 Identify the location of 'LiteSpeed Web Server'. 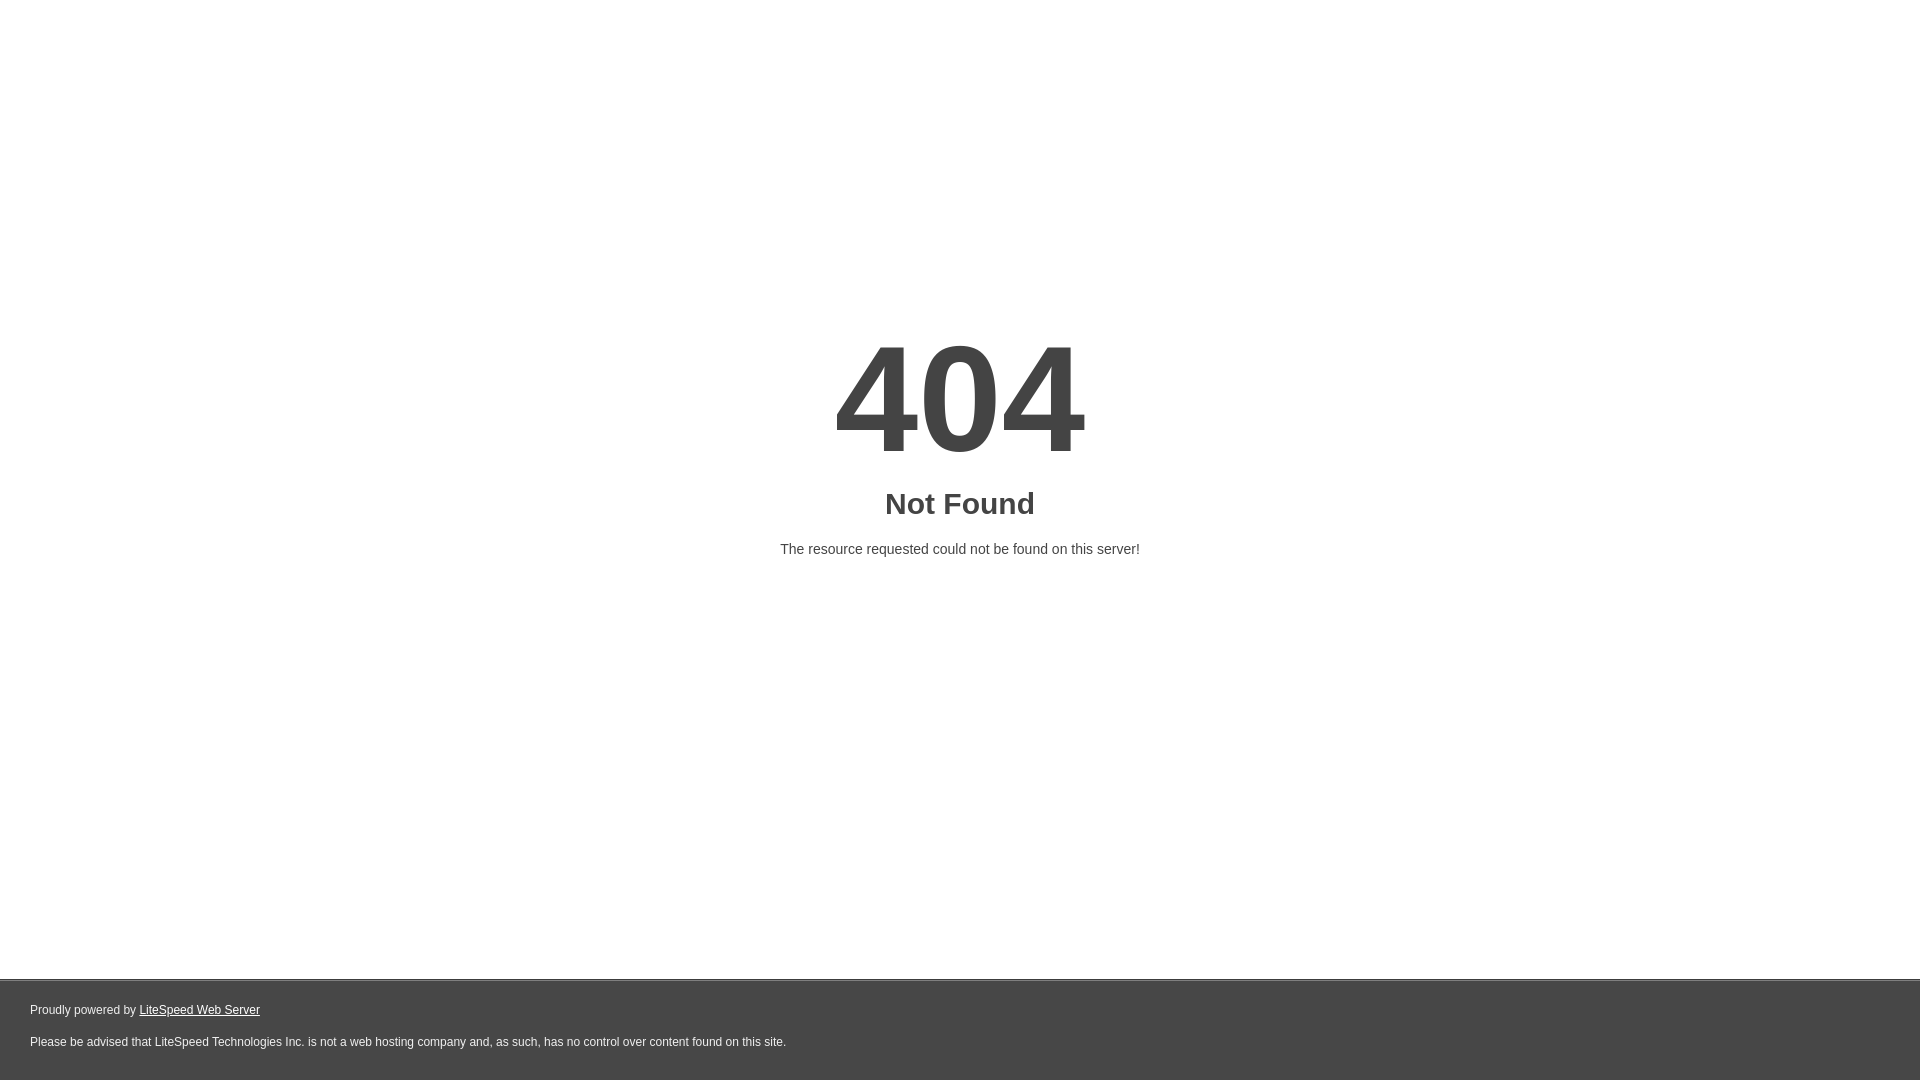
(199, 1010).